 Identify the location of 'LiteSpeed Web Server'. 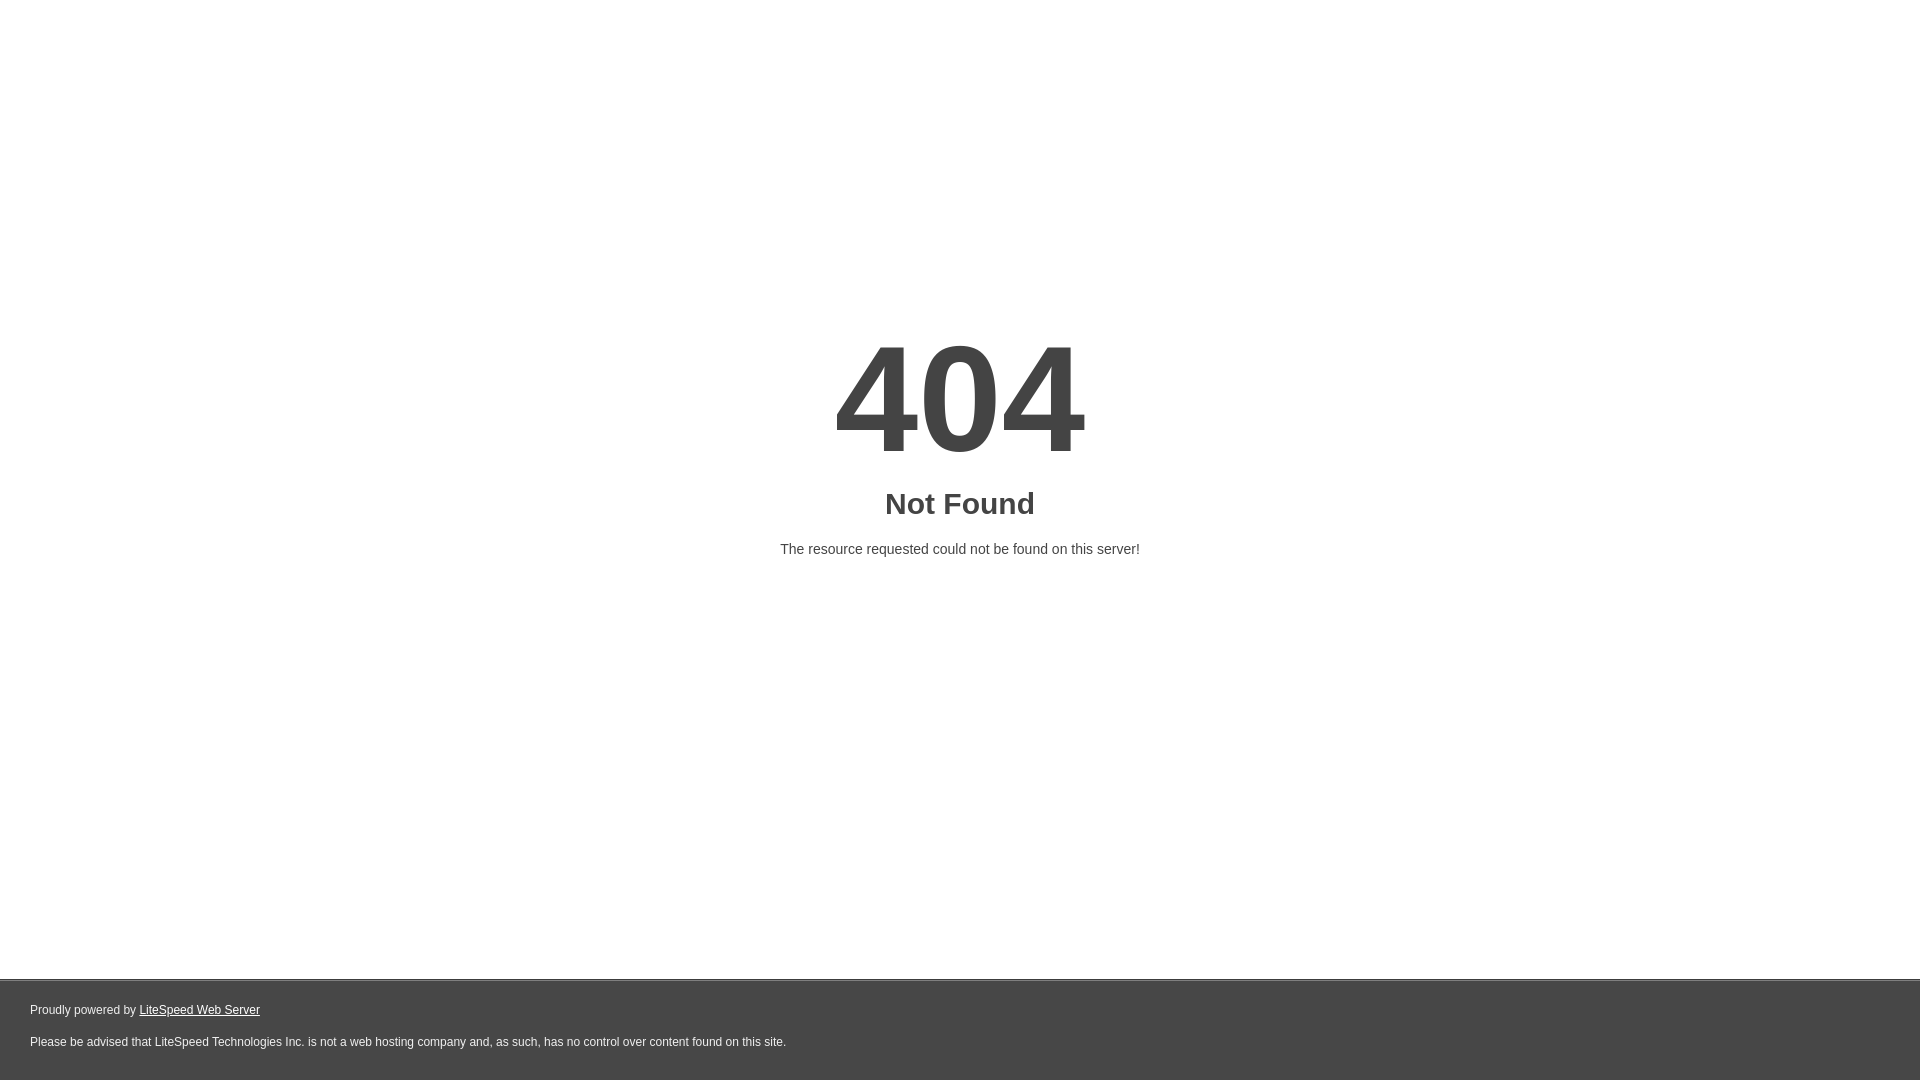
(199, 1010).